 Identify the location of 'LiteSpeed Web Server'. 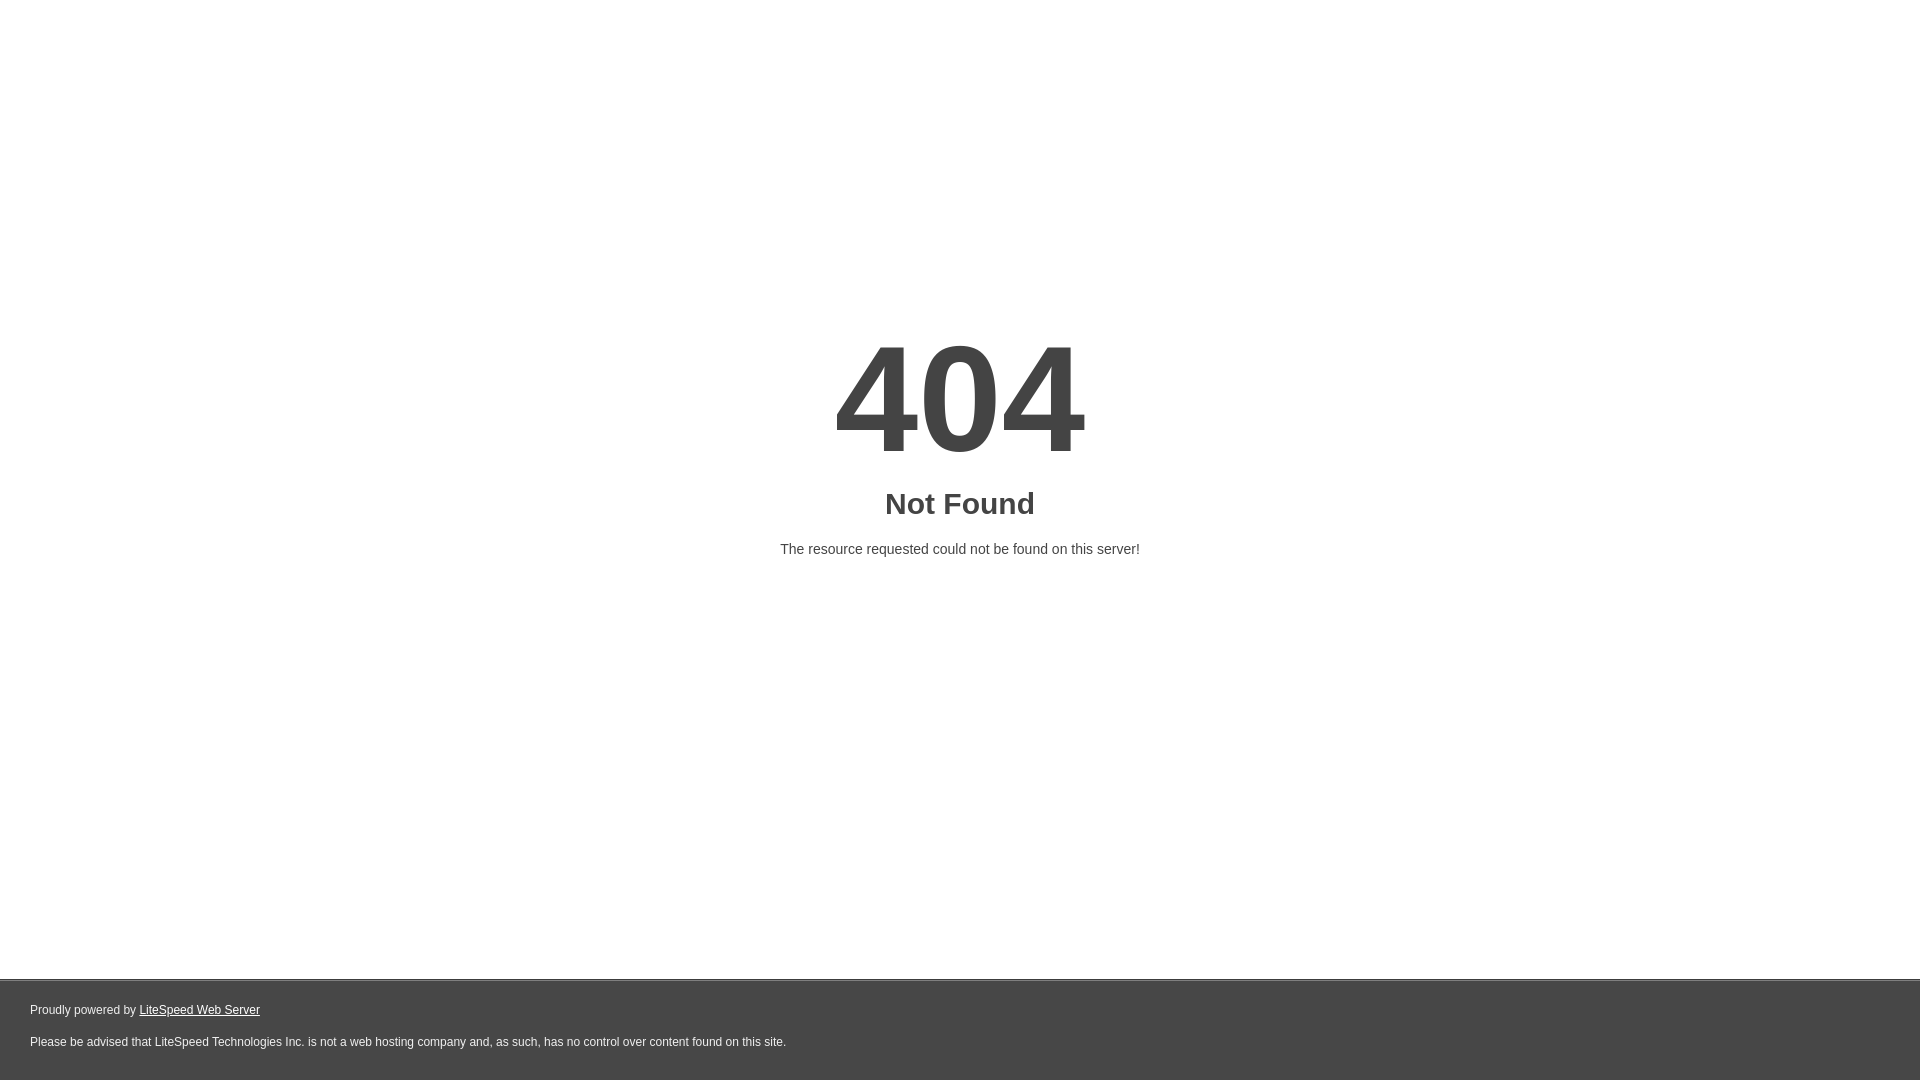
(199, 1010).